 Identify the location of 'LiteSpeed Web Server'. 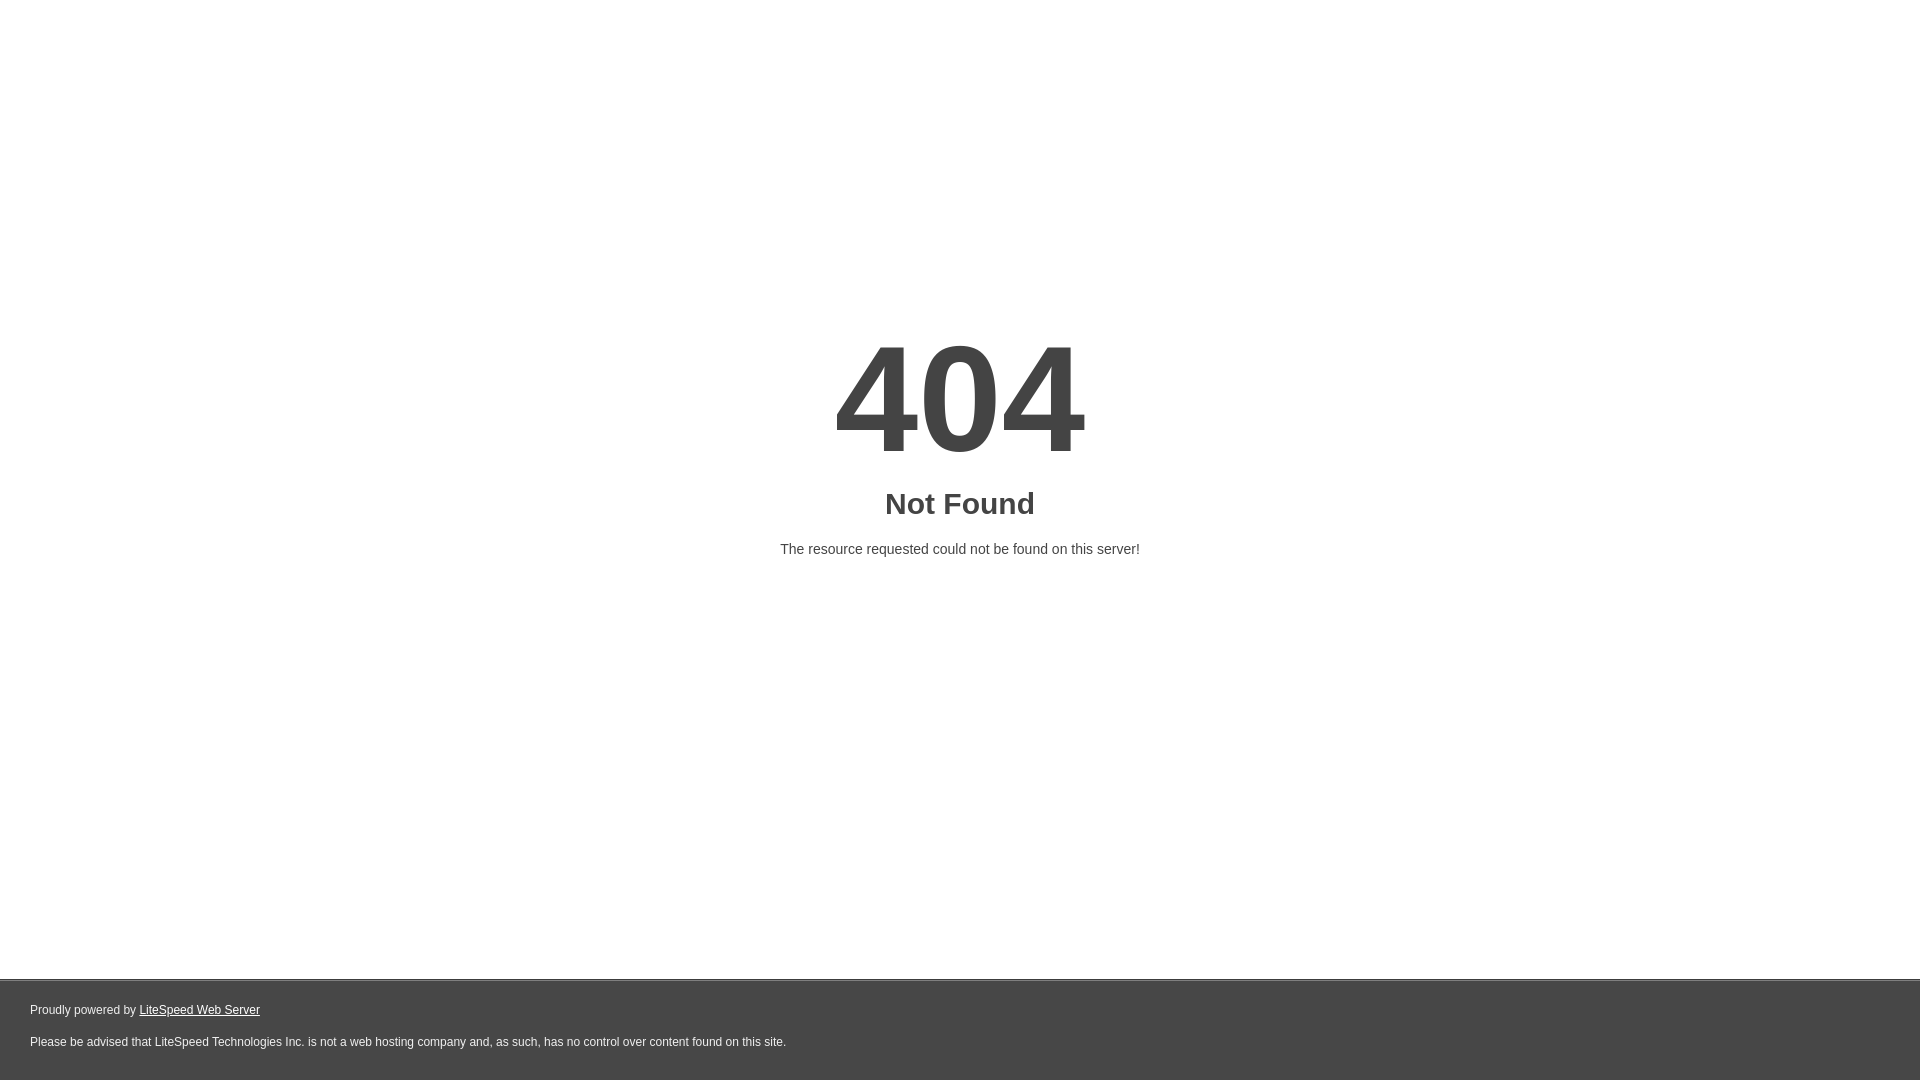
(199, 1010).